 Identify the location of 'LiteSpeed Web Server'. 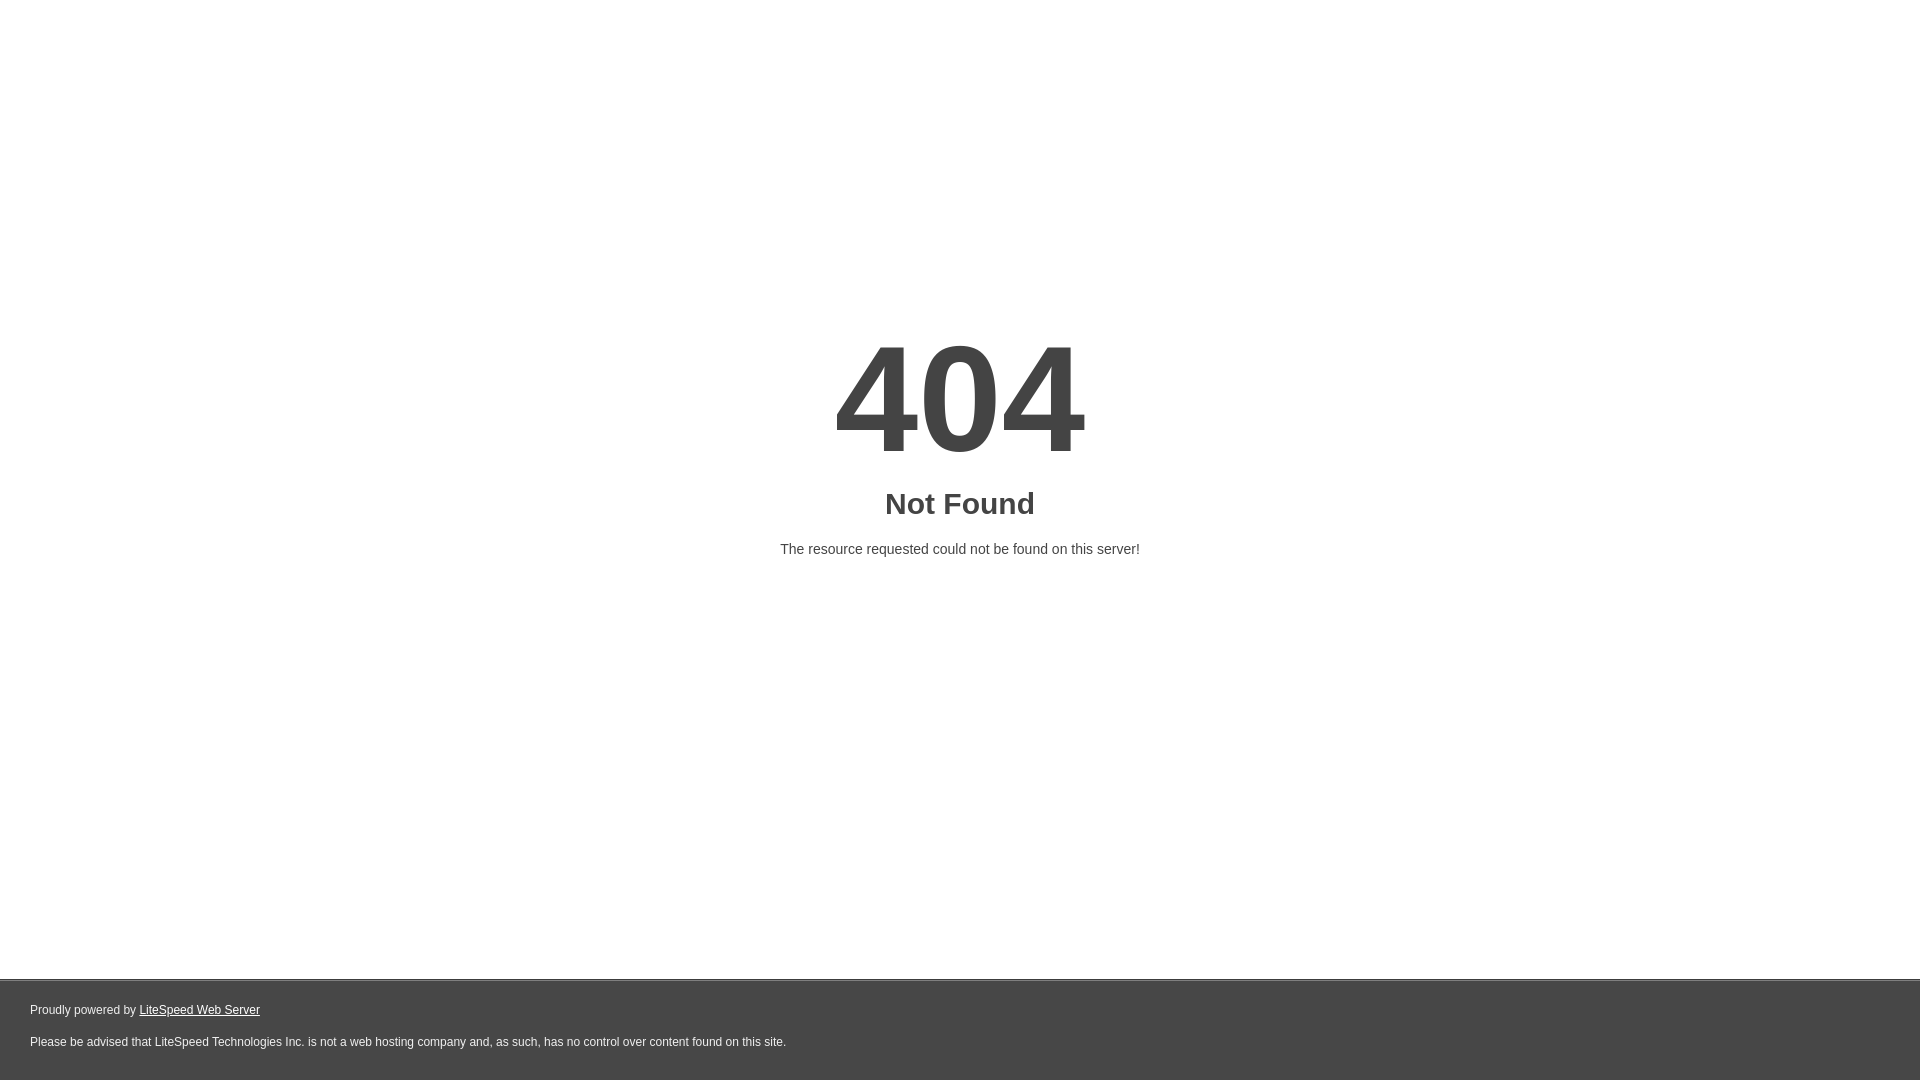
(199, 1010).